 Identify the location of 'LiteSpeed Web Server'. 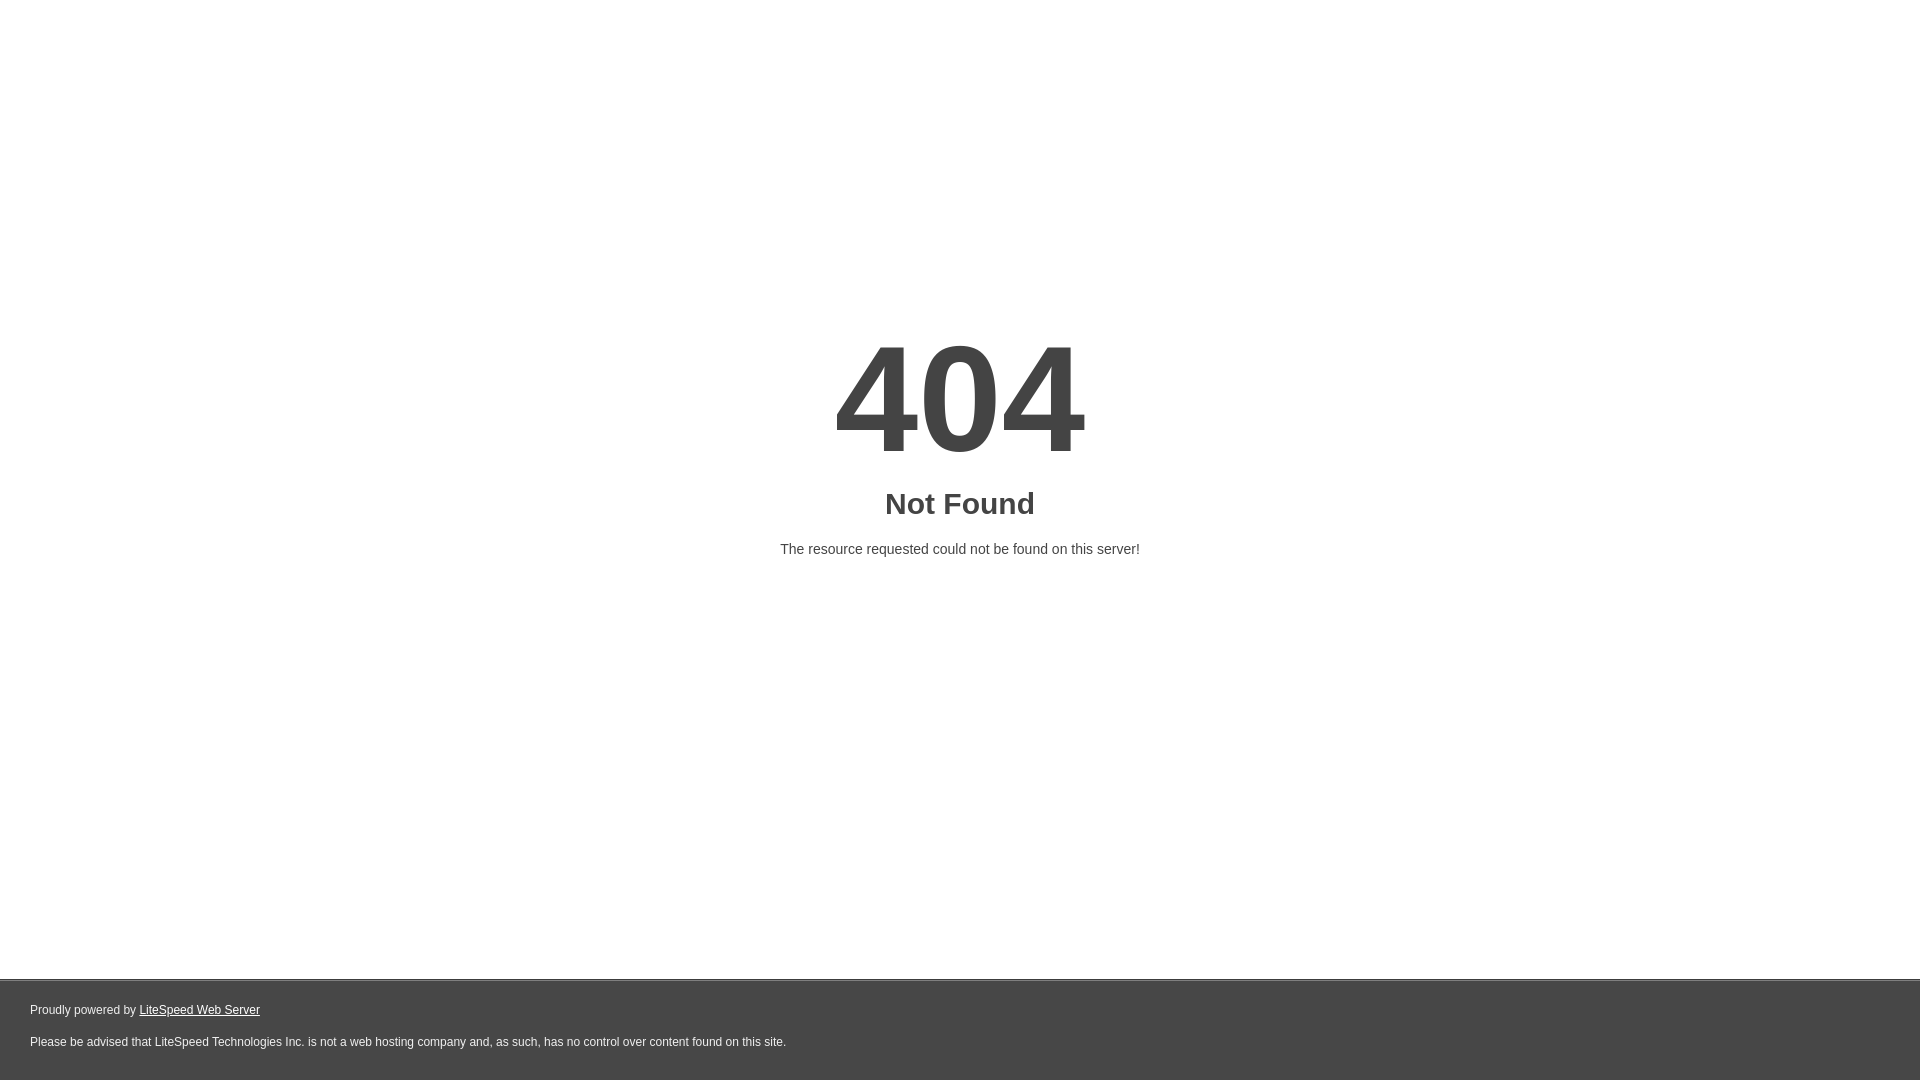
(199, 1010).